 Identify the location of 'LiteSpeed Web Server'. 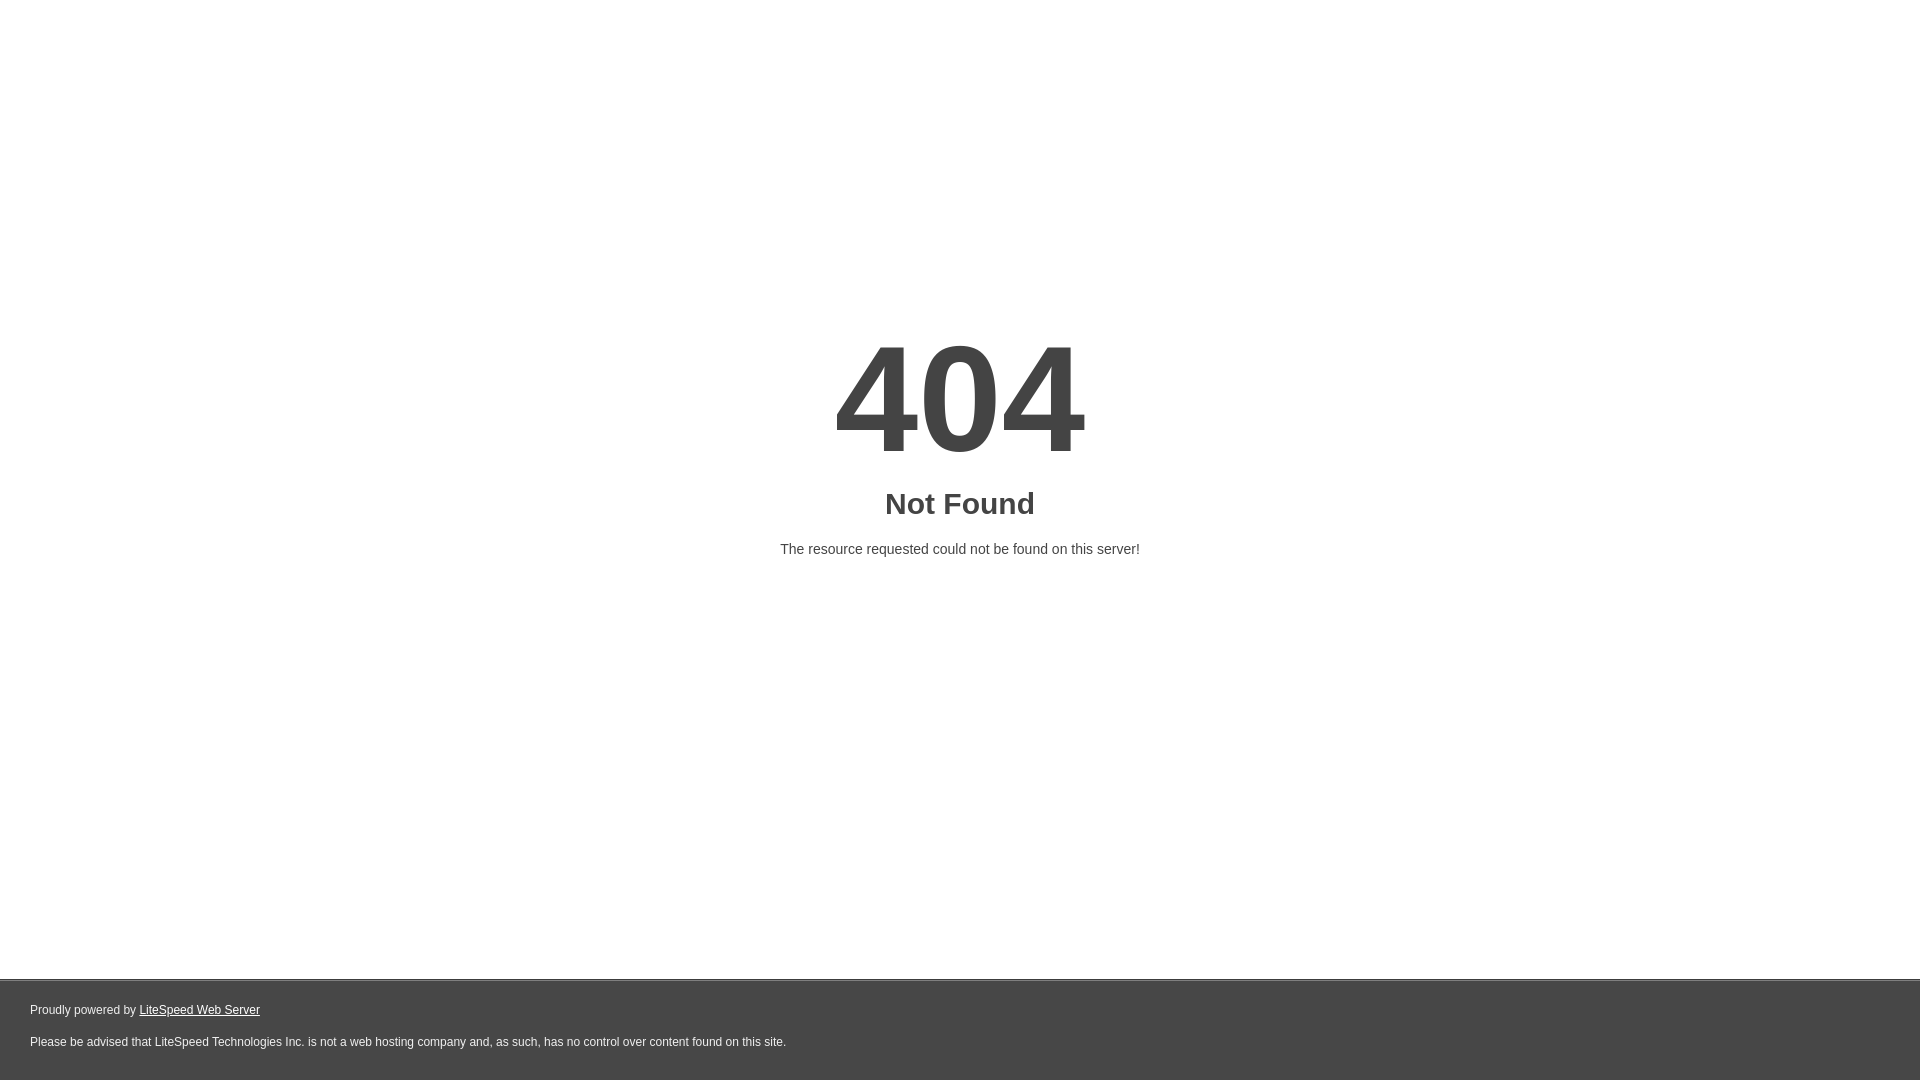
(199, 1010).